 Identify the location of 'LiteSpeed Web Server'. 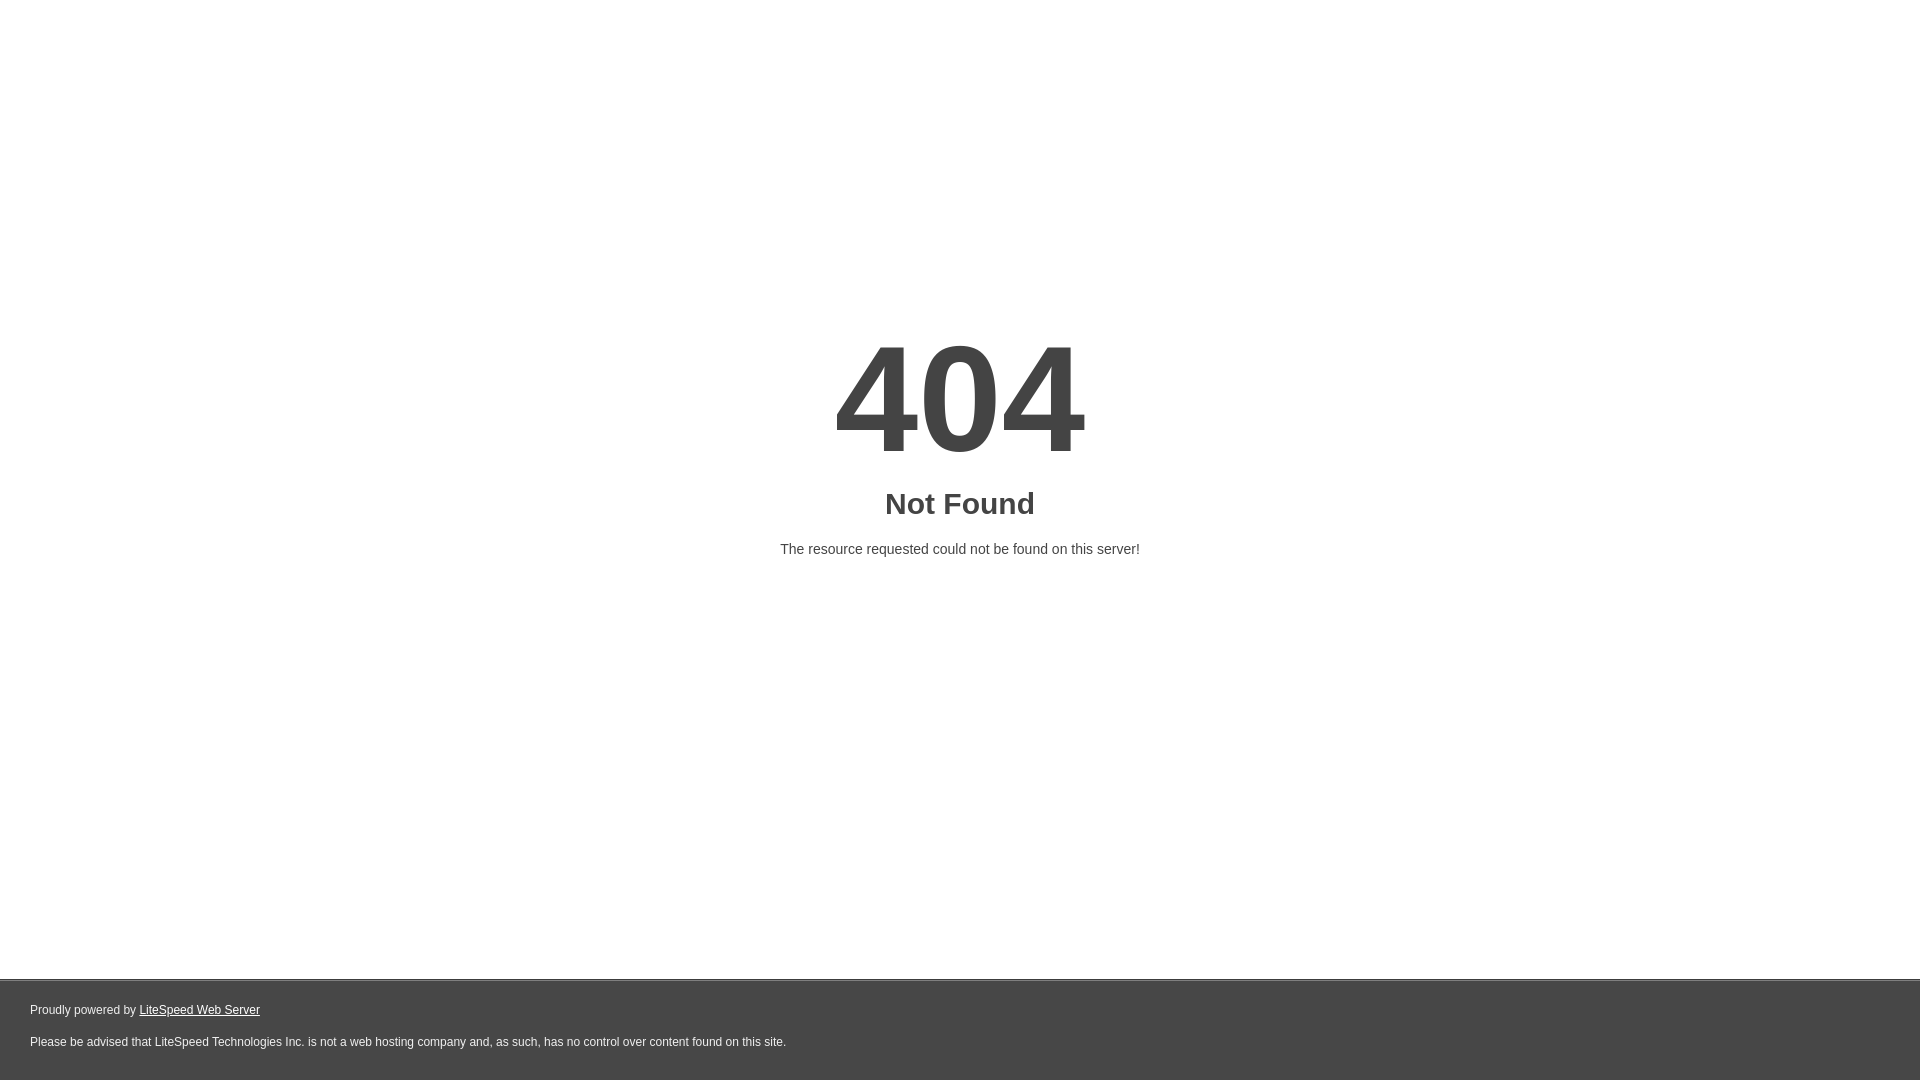
(199, 1010).